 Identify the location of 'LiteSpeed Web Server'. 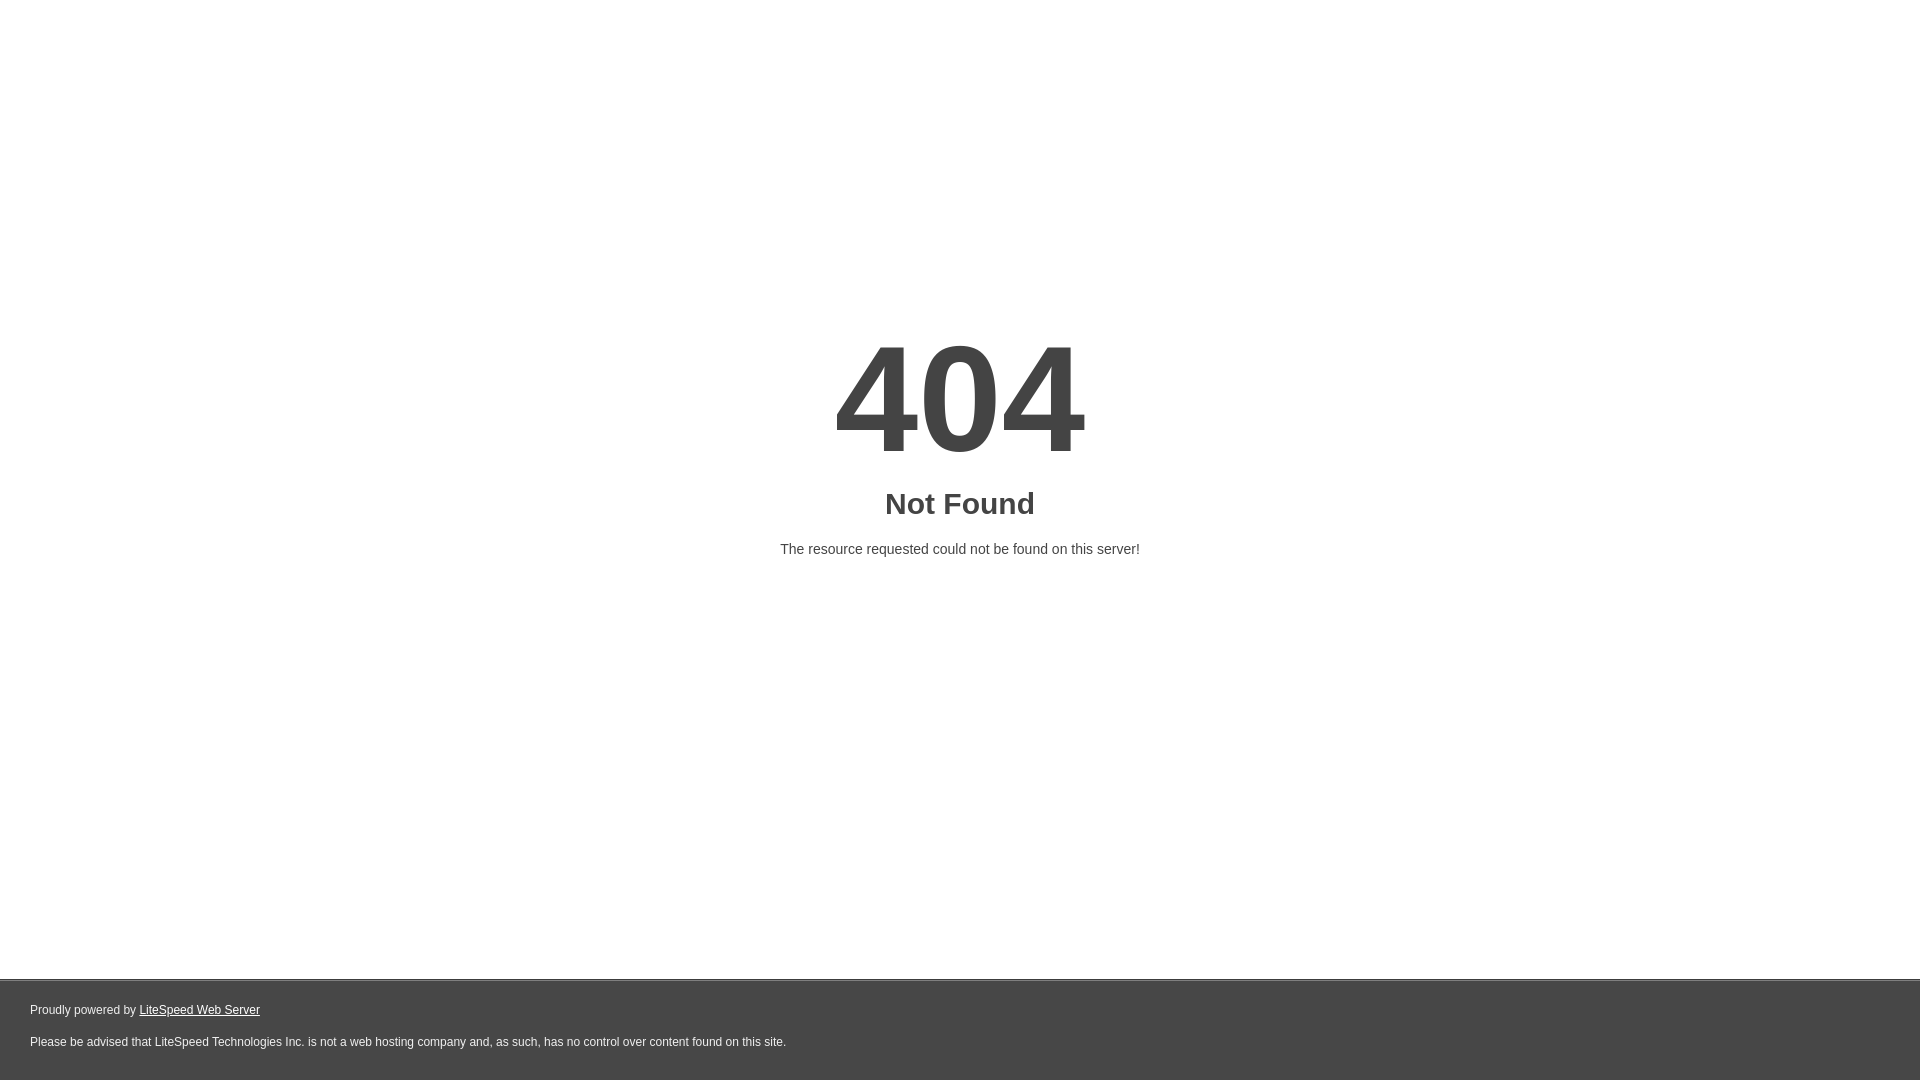
(199, 1010).